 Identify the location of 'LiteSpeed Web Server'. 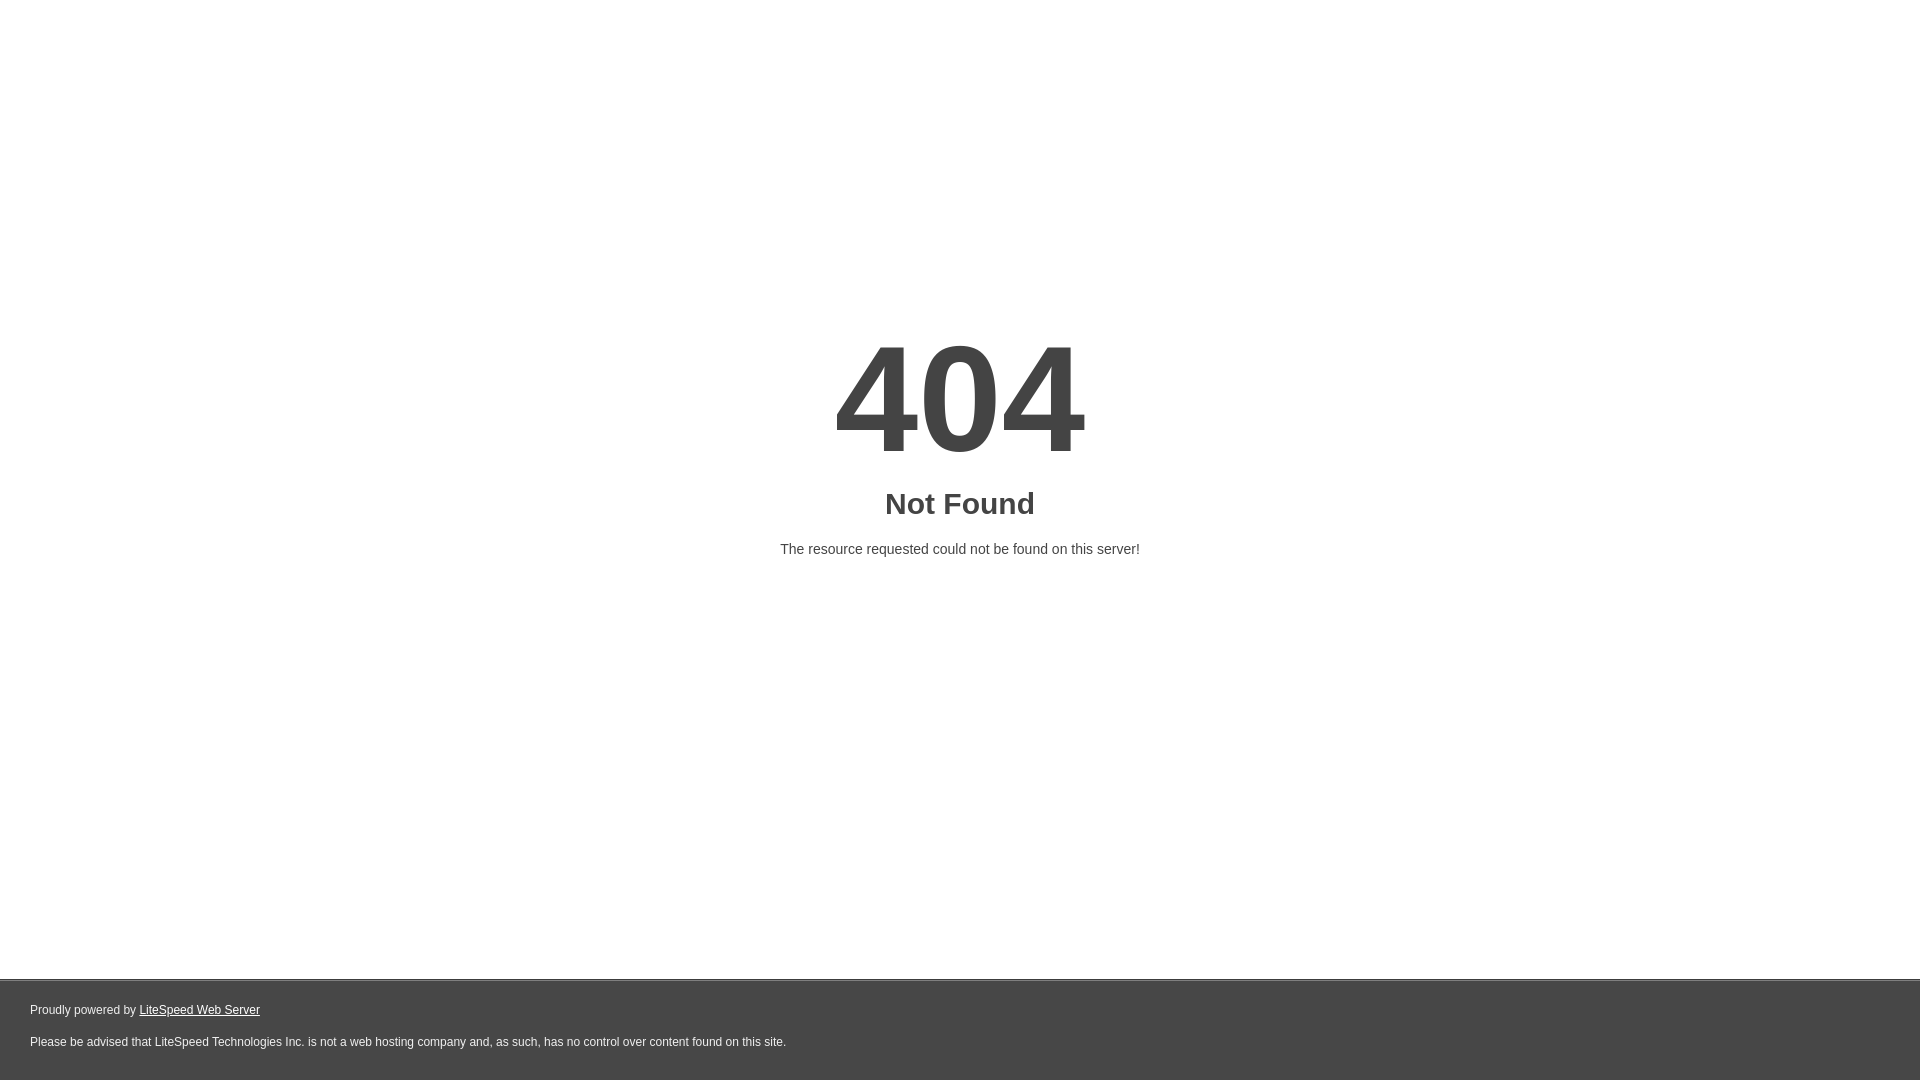
(199, 1010).